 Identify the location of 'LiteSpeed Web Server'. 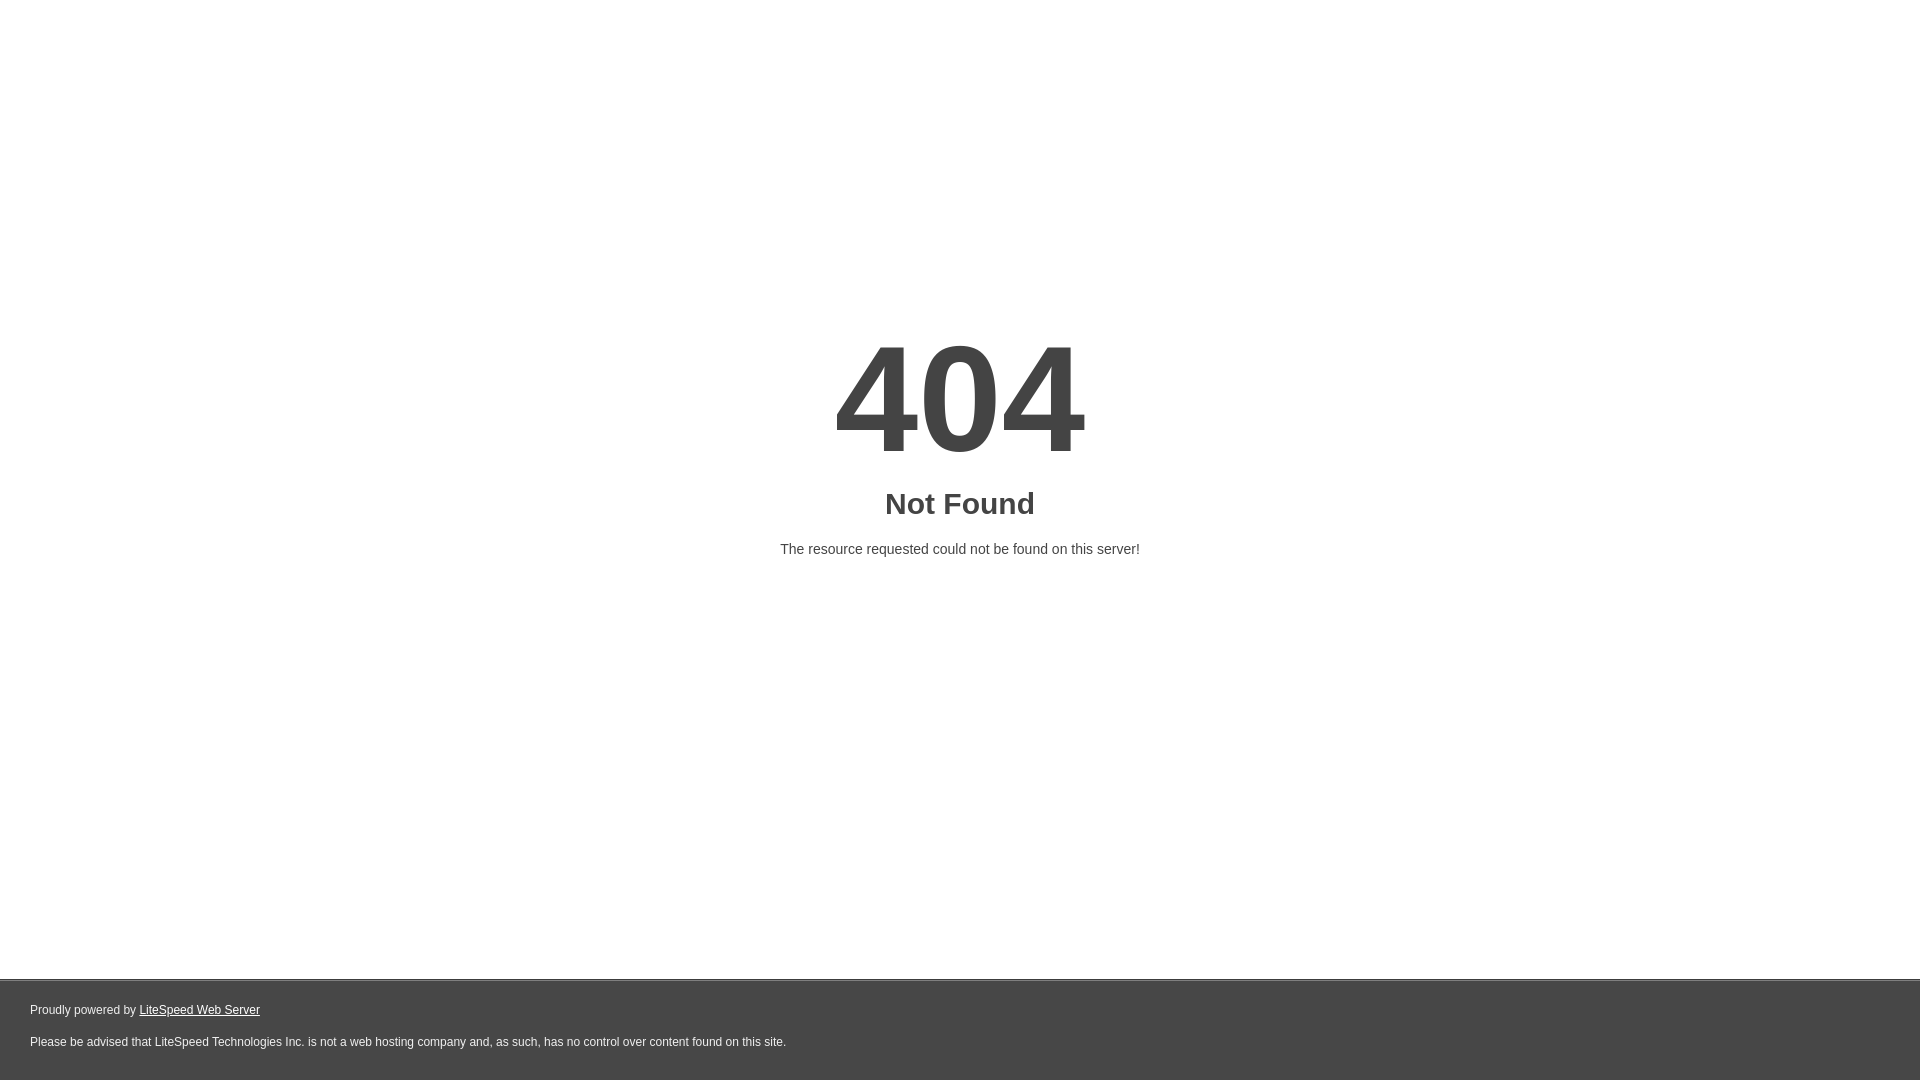
(199, 1010).